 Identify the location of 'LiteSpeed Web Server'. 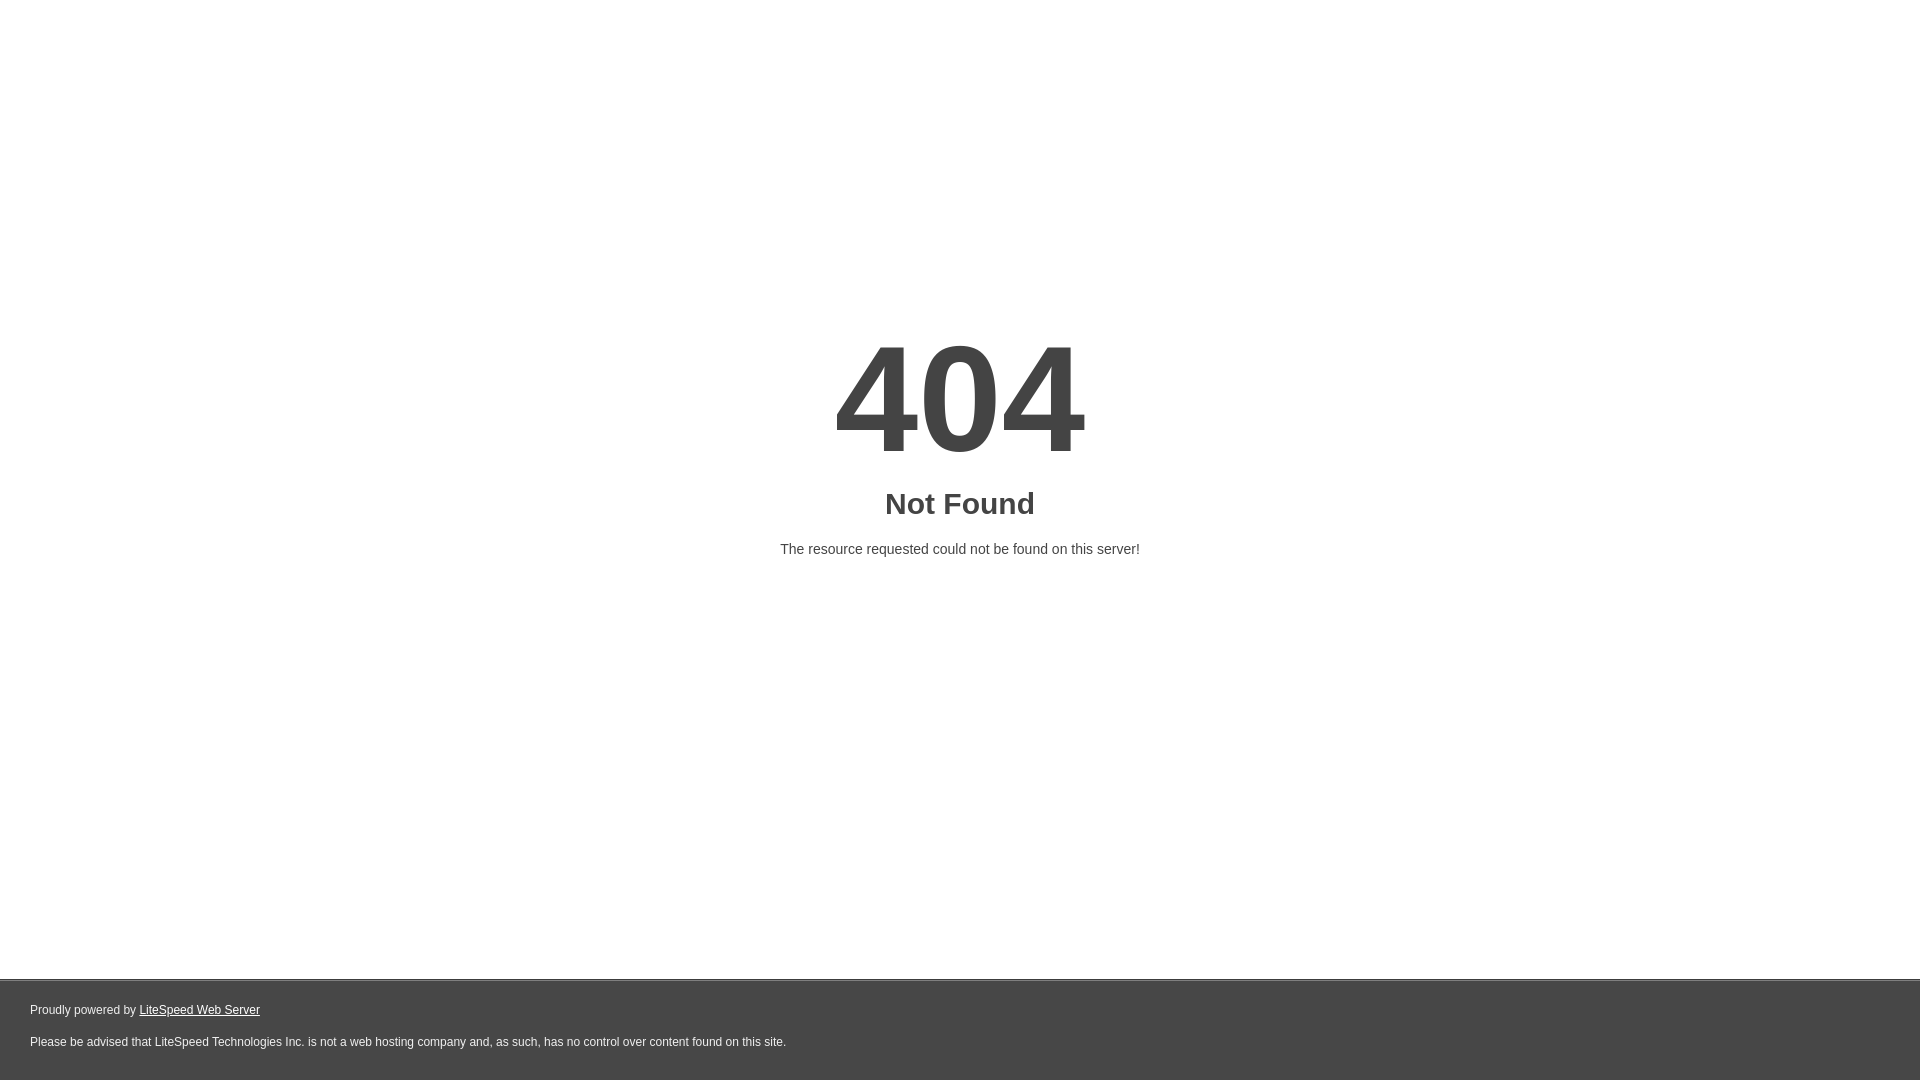
(199, 1010).